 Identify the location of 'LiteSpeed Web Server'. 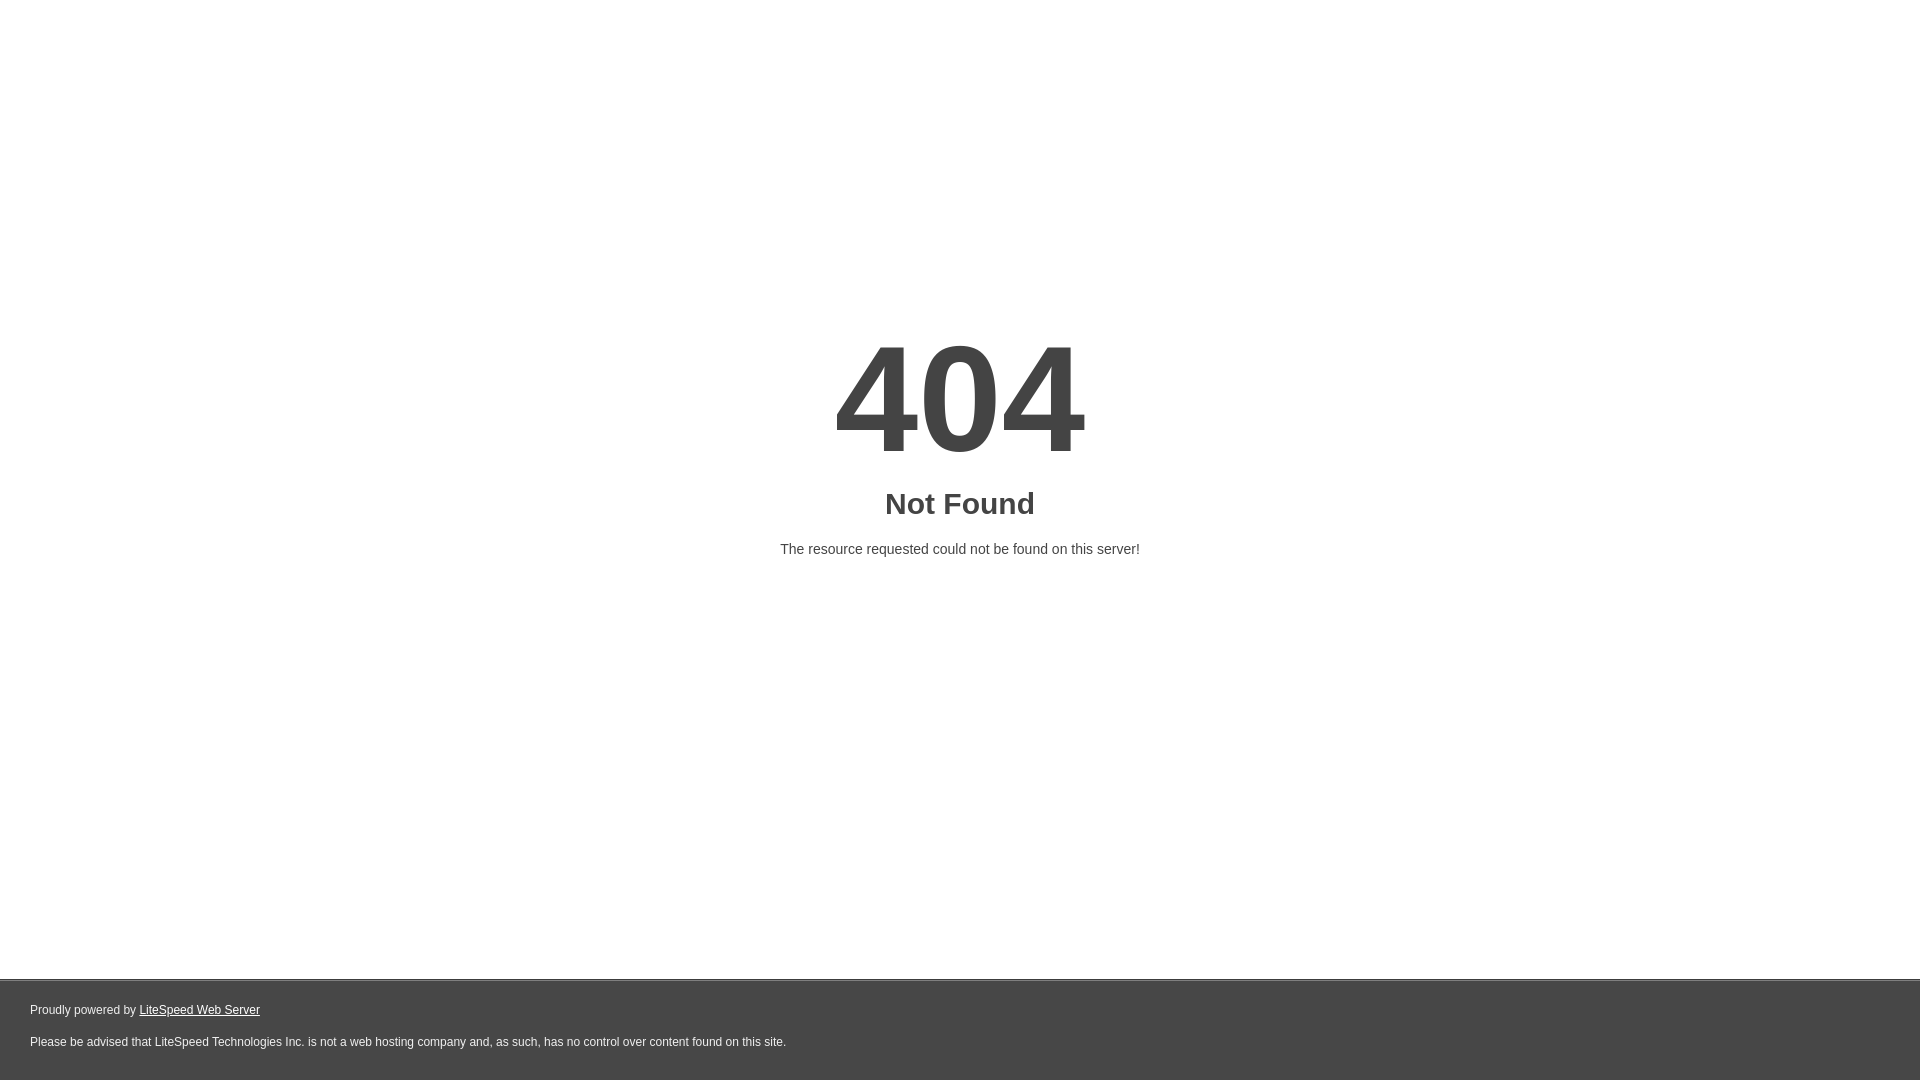
(199, 1010).